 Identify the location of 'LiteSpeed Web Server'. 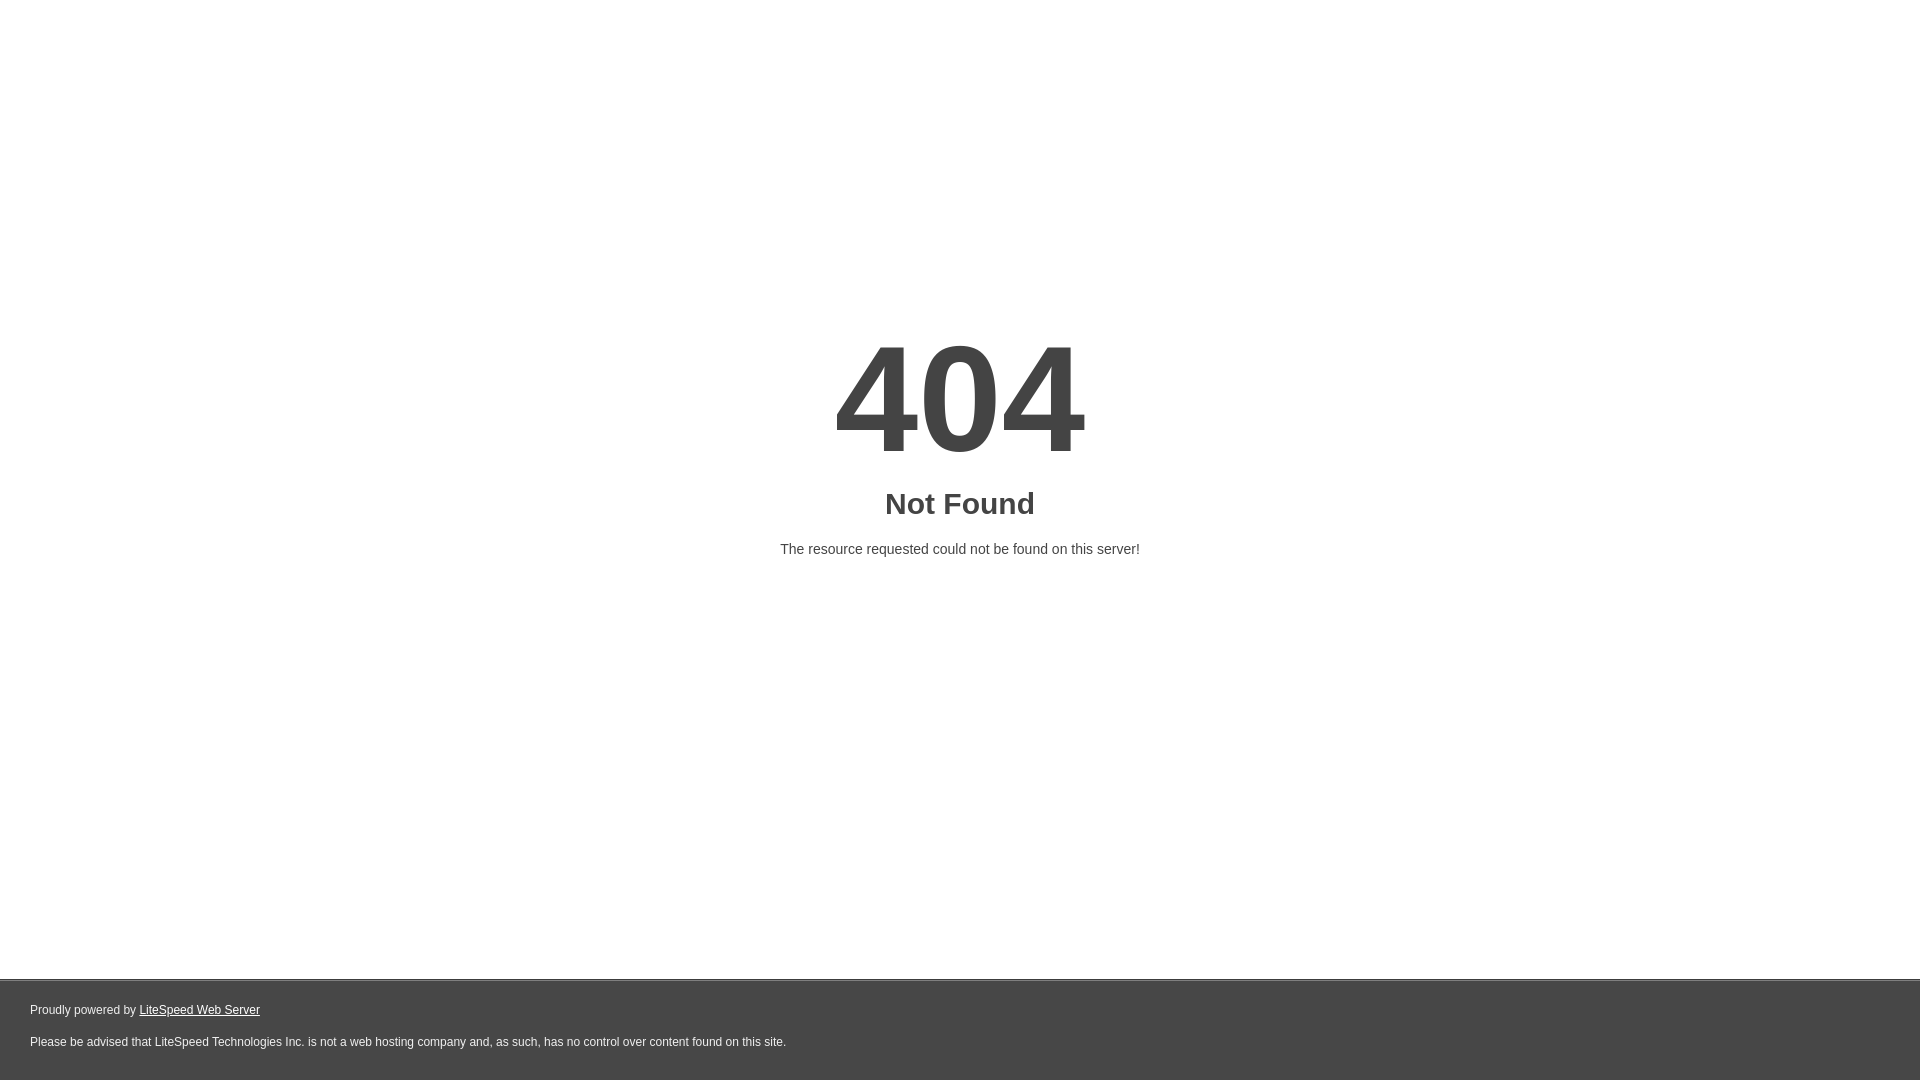
(199, 1010).